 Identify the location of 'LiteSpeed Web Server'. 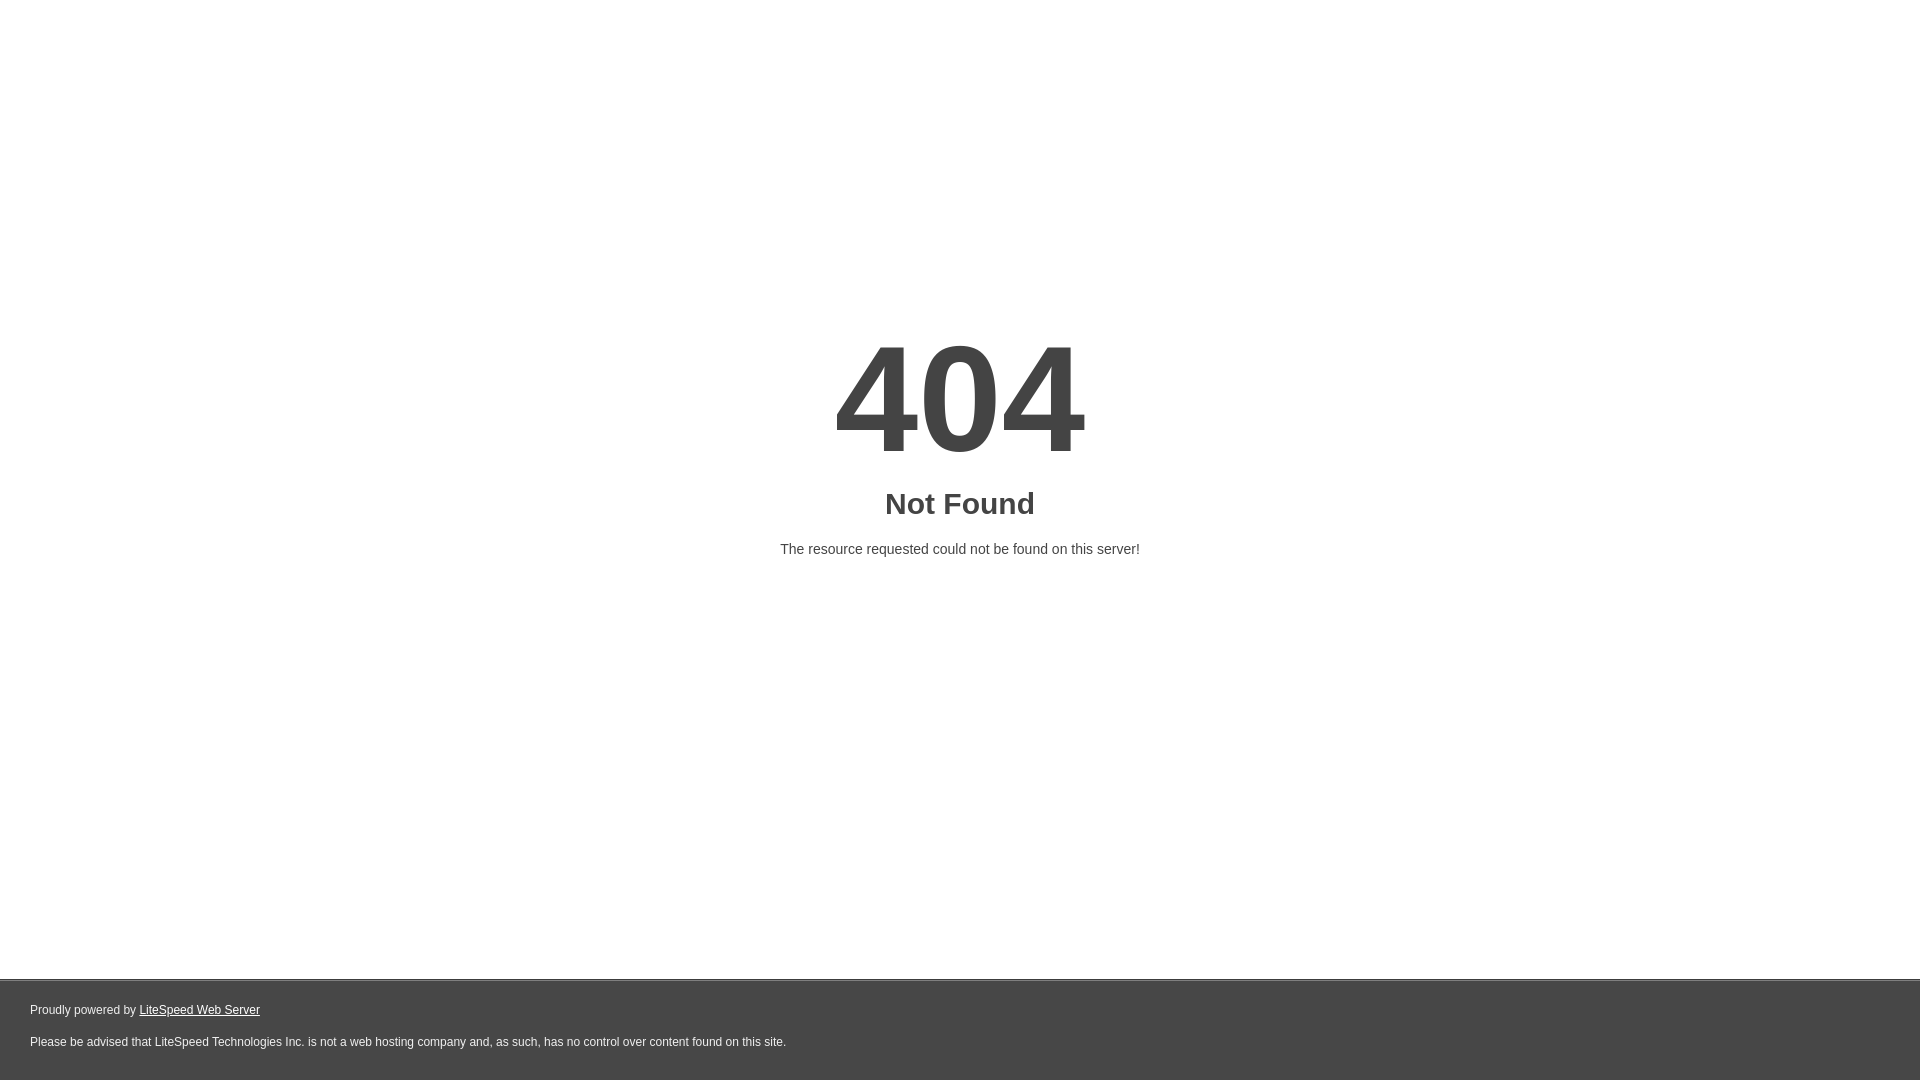
(199, 1010).